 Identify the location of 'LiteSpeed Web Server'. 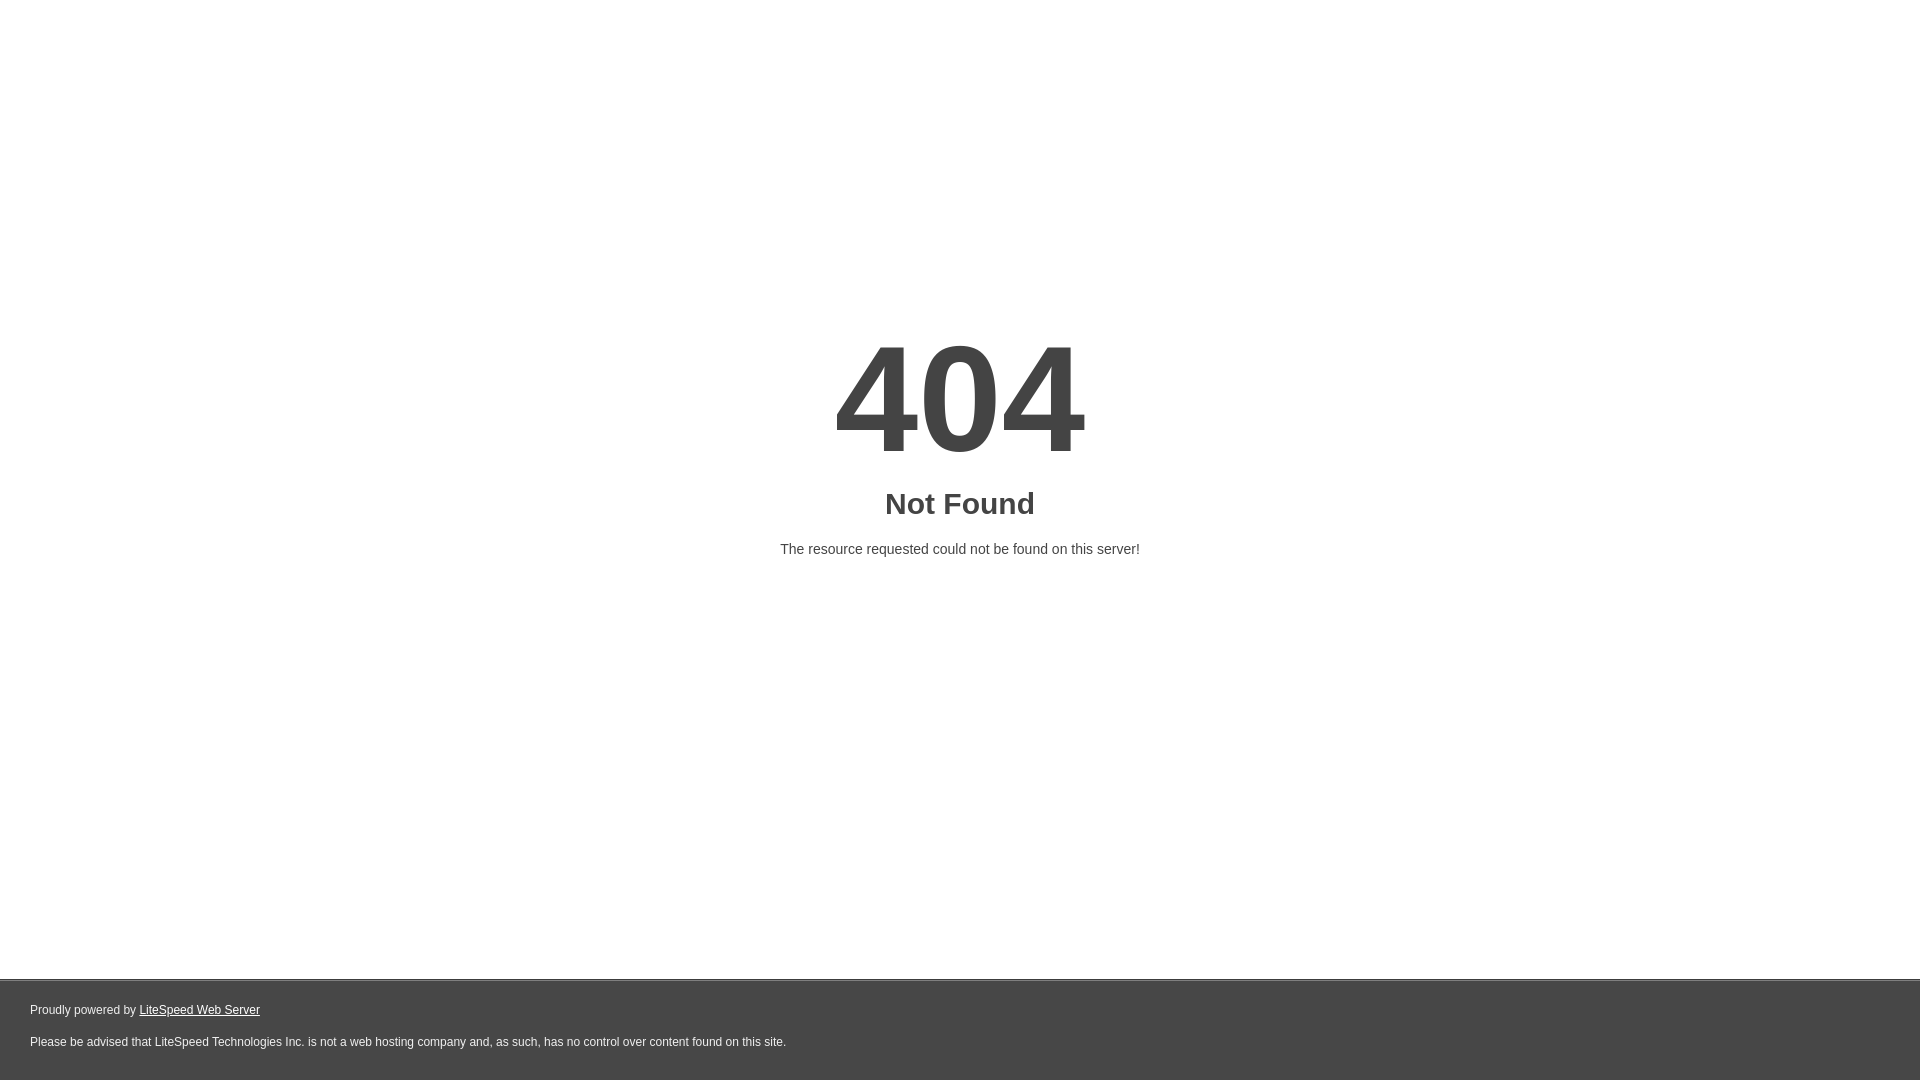
(199, 1010).